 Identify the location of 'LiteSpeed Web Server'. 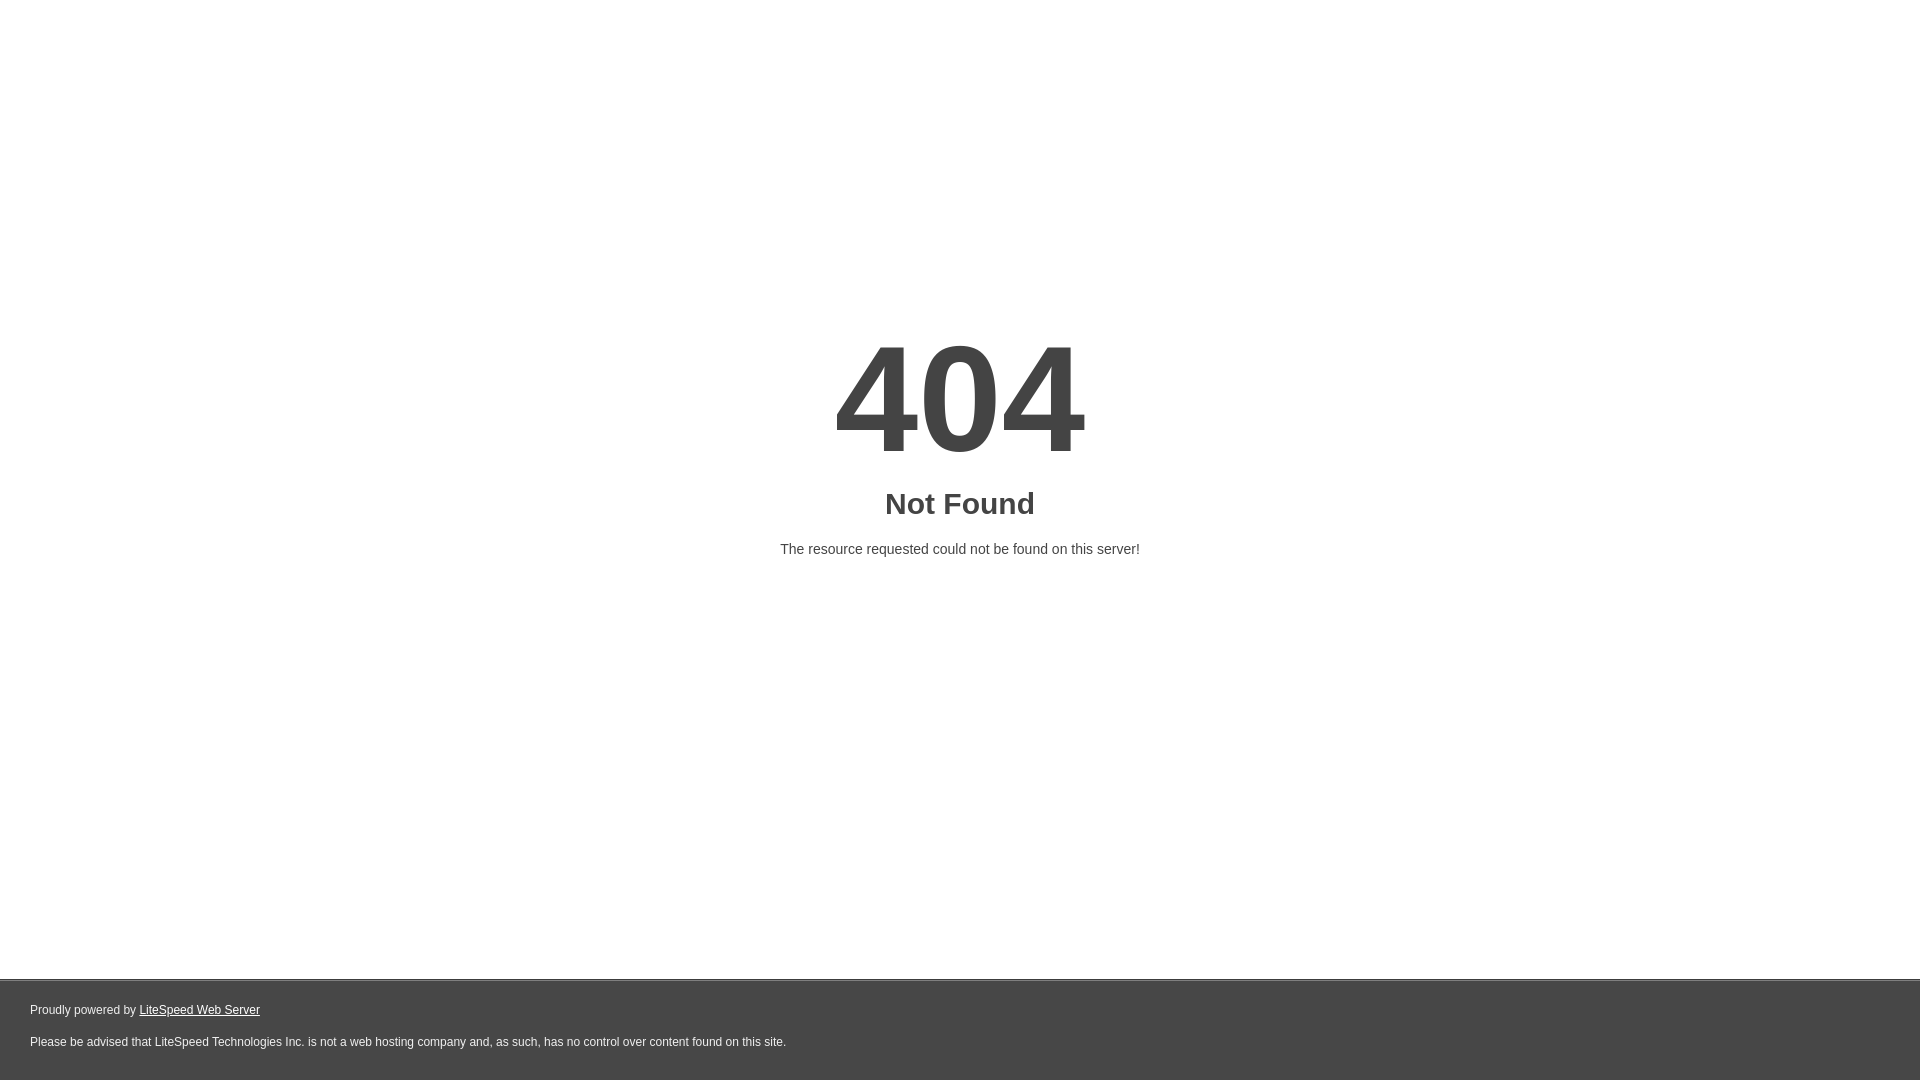
(199, 1010).